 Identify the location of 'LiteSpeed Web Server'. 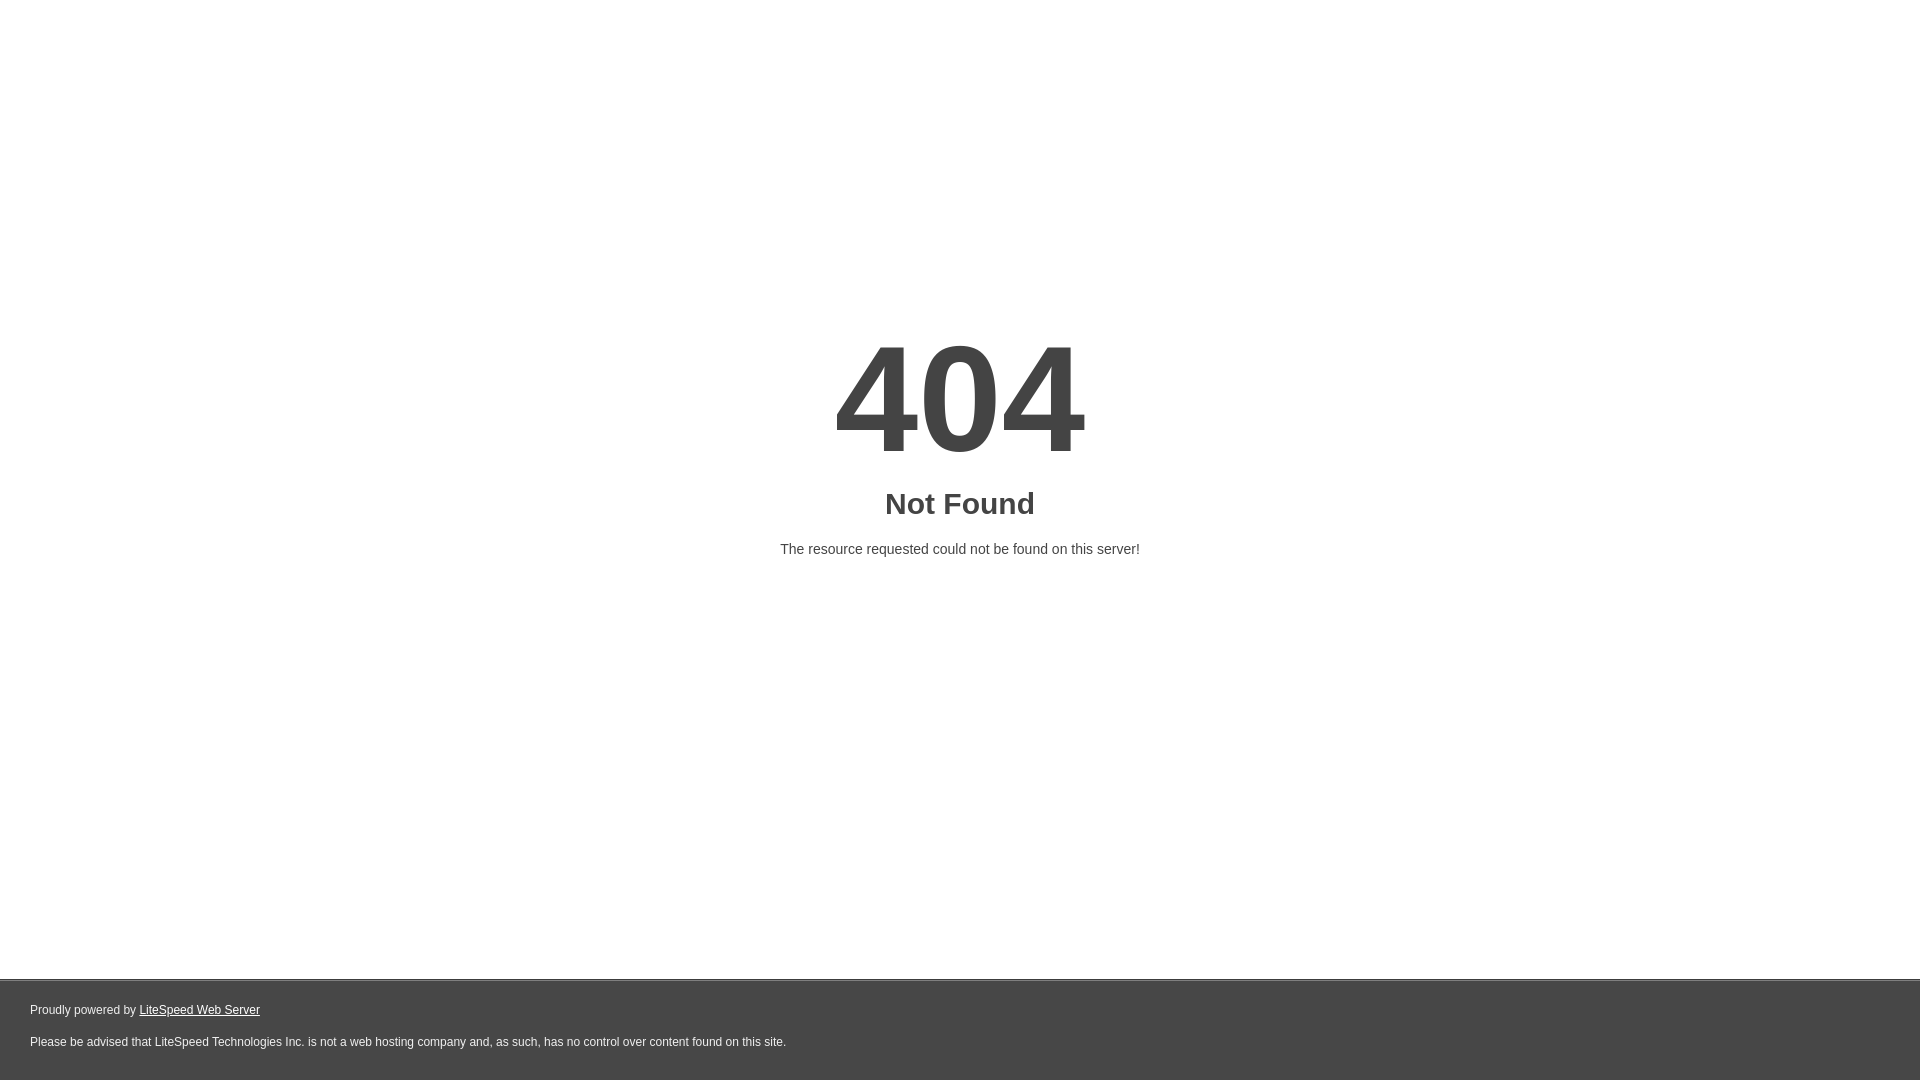
(199, 1010).